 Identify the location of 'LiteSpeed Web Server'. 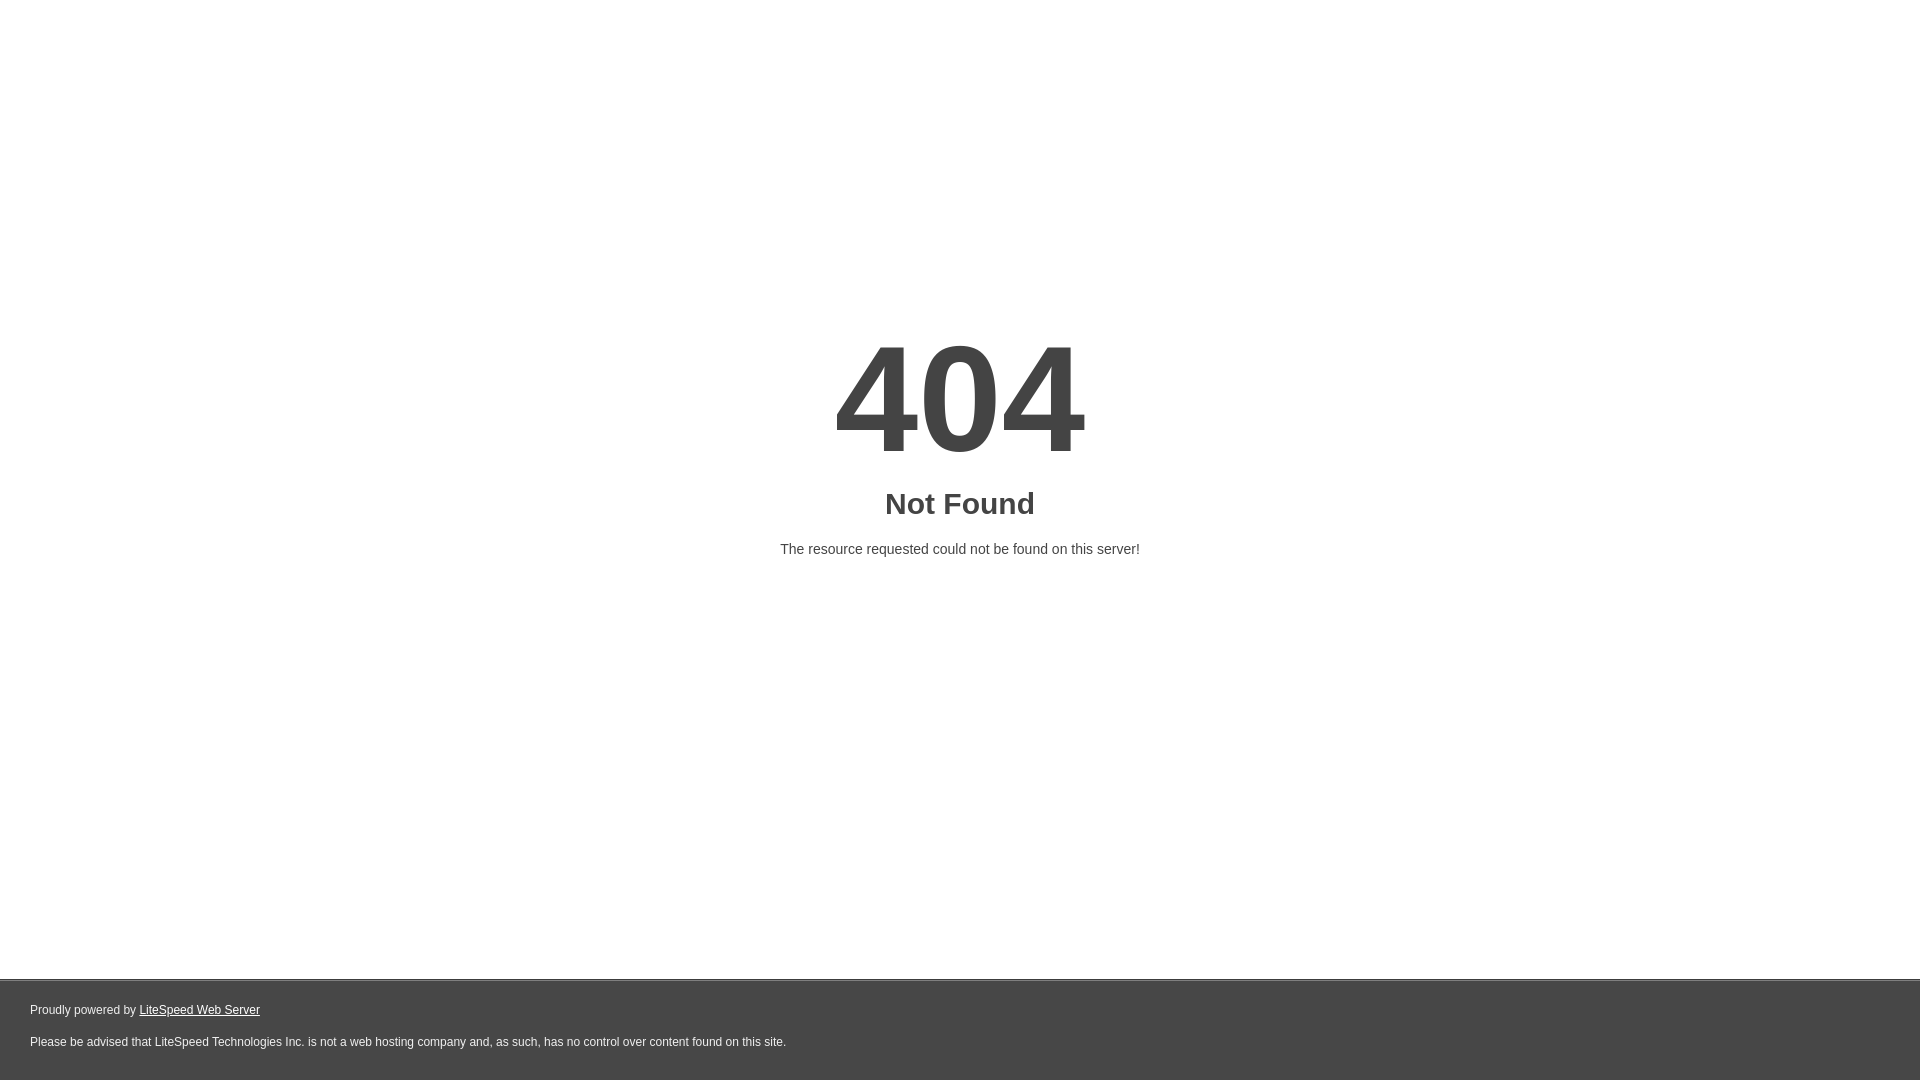
(199, 1010).